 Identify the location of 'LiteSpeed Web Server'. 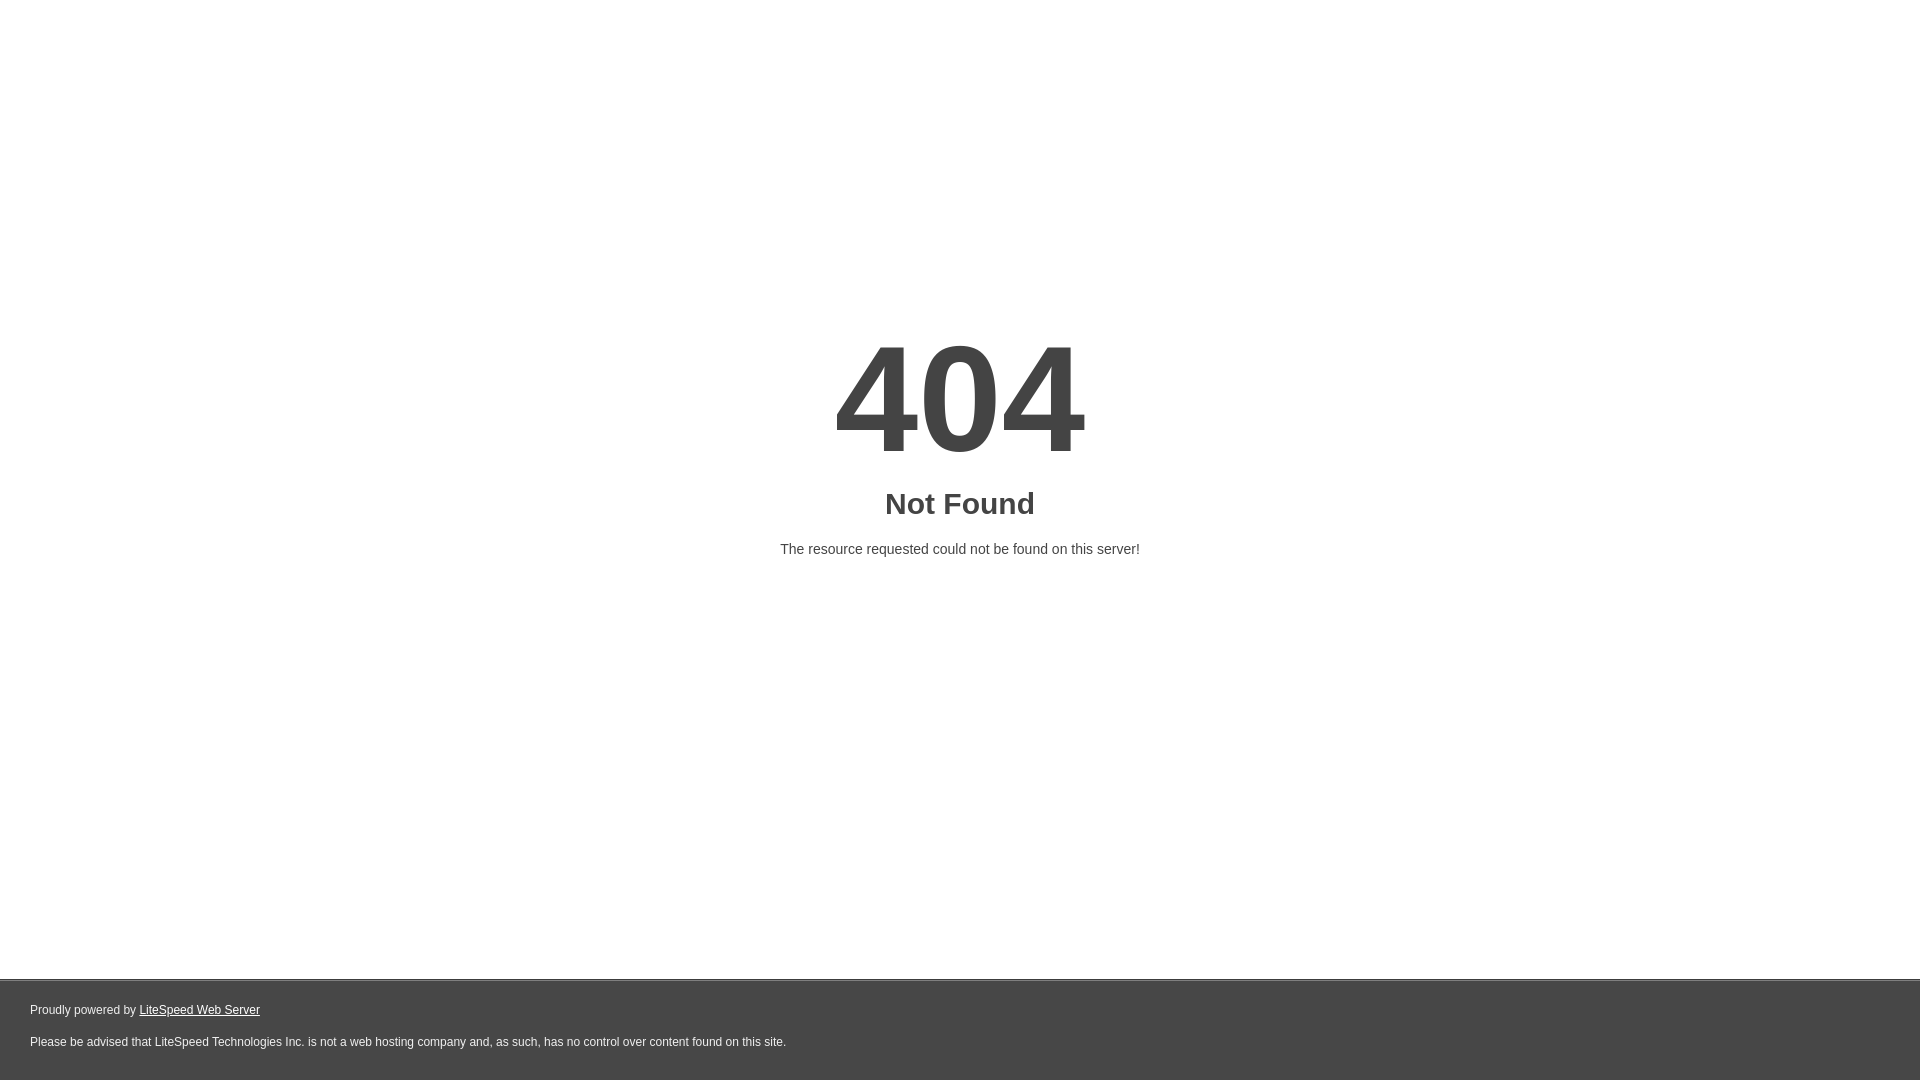
(199, 1010).